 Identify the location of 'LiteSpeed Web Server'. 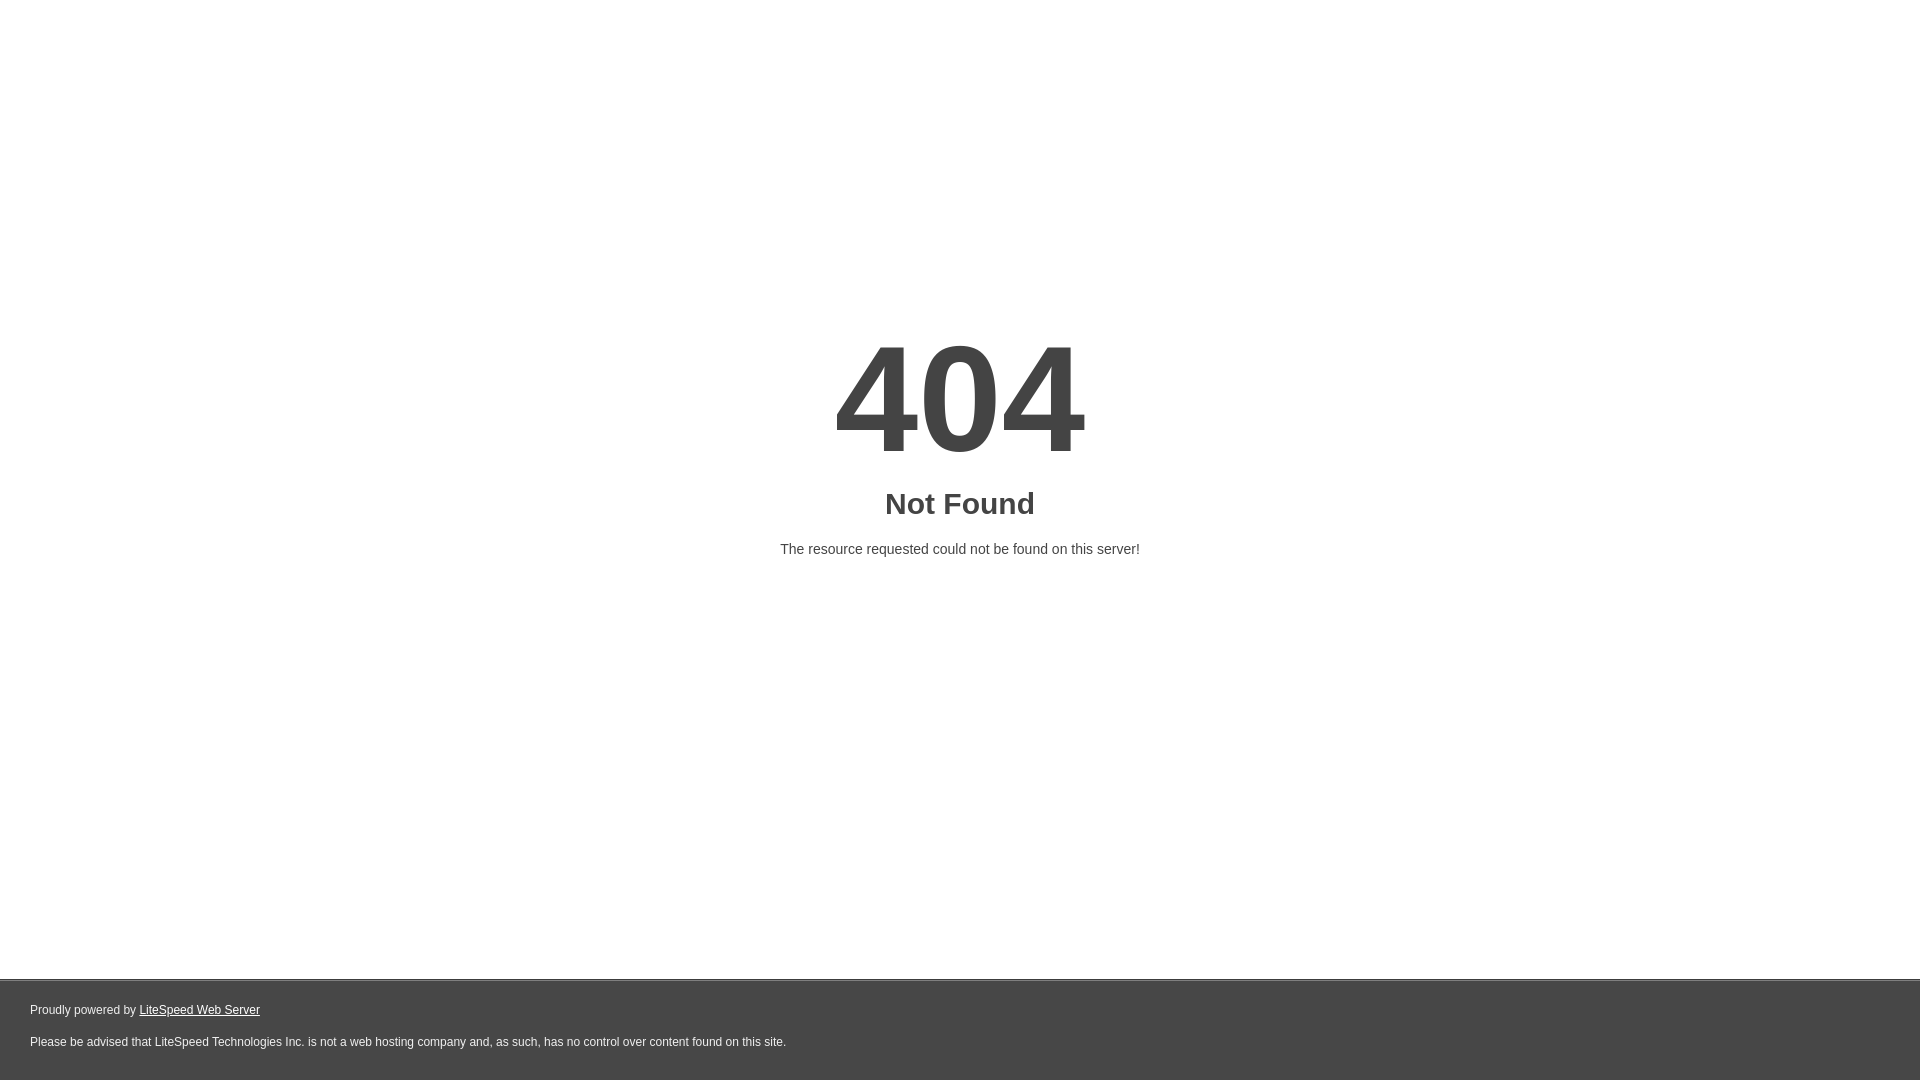
(199, 1010).